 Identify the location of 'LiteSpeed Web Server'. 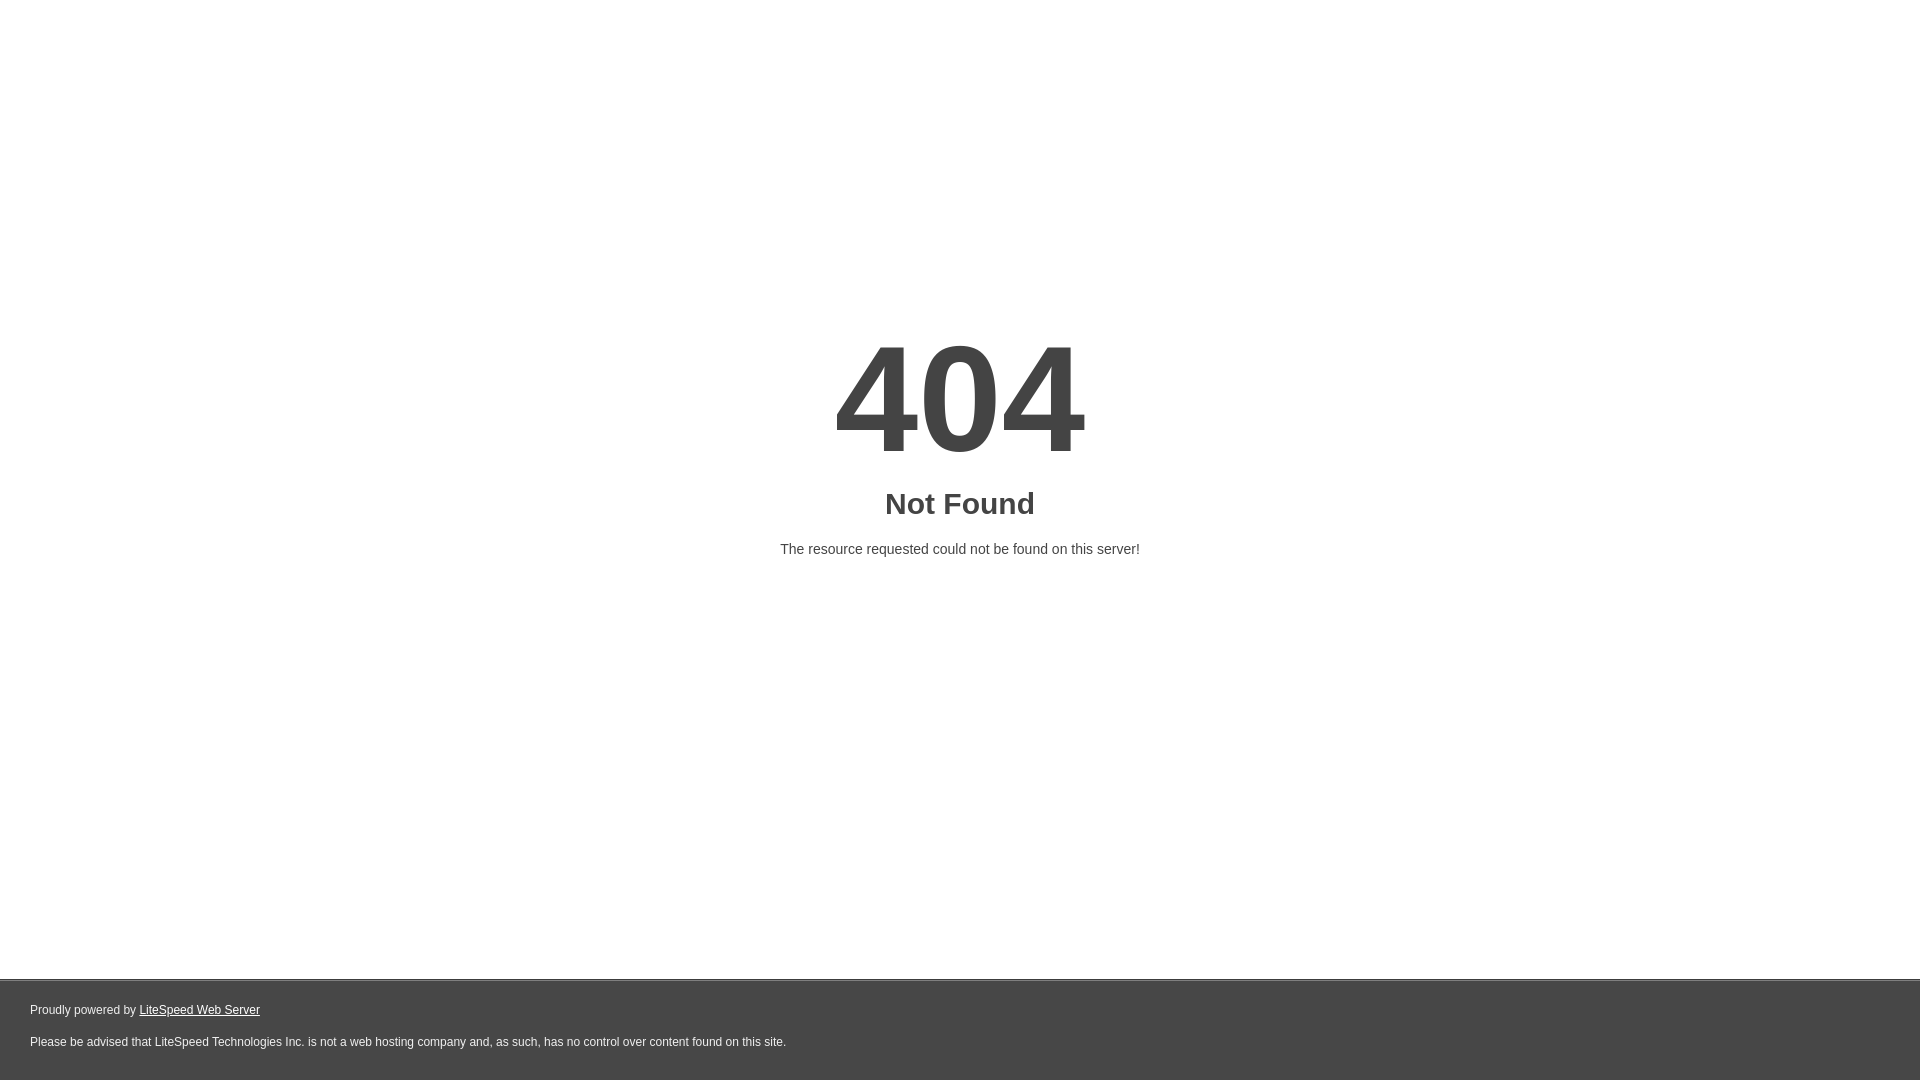
(199, 1010).